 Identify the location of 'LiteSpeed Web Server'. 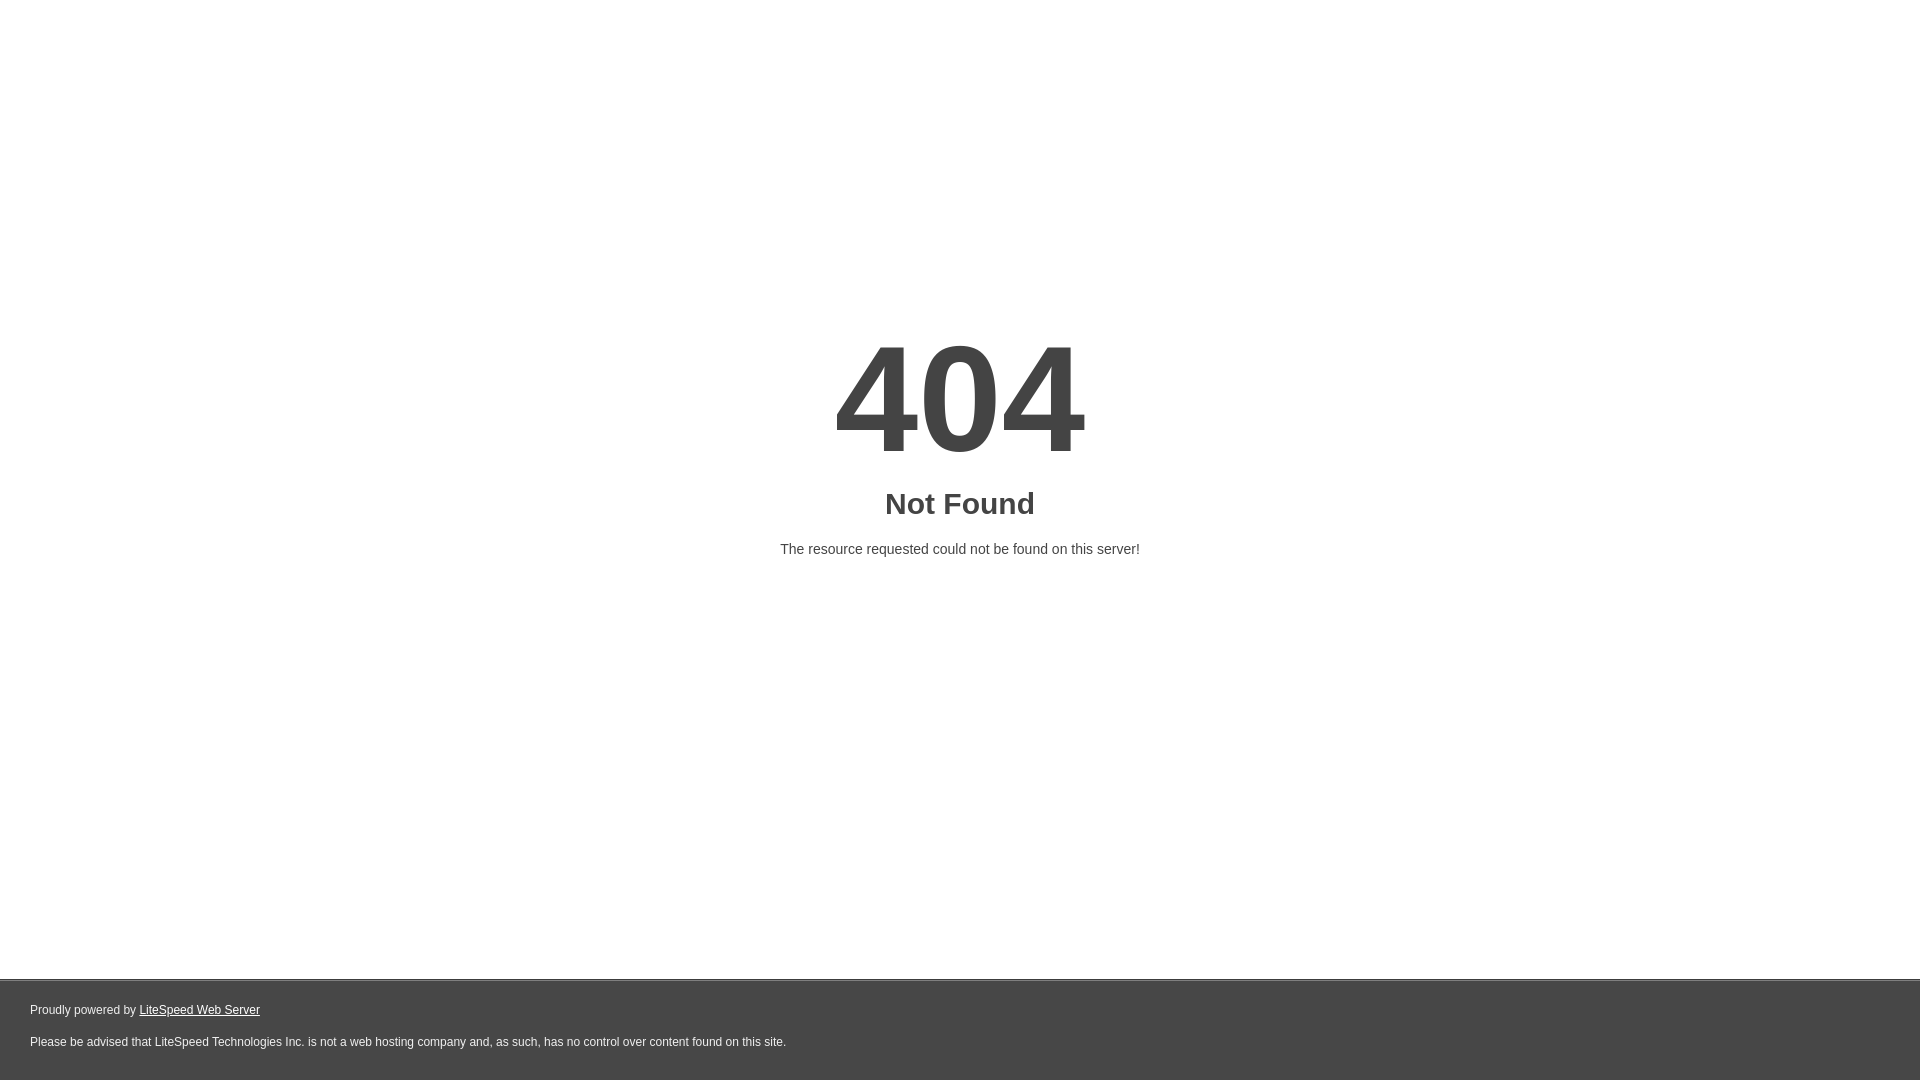
(199, 1010).